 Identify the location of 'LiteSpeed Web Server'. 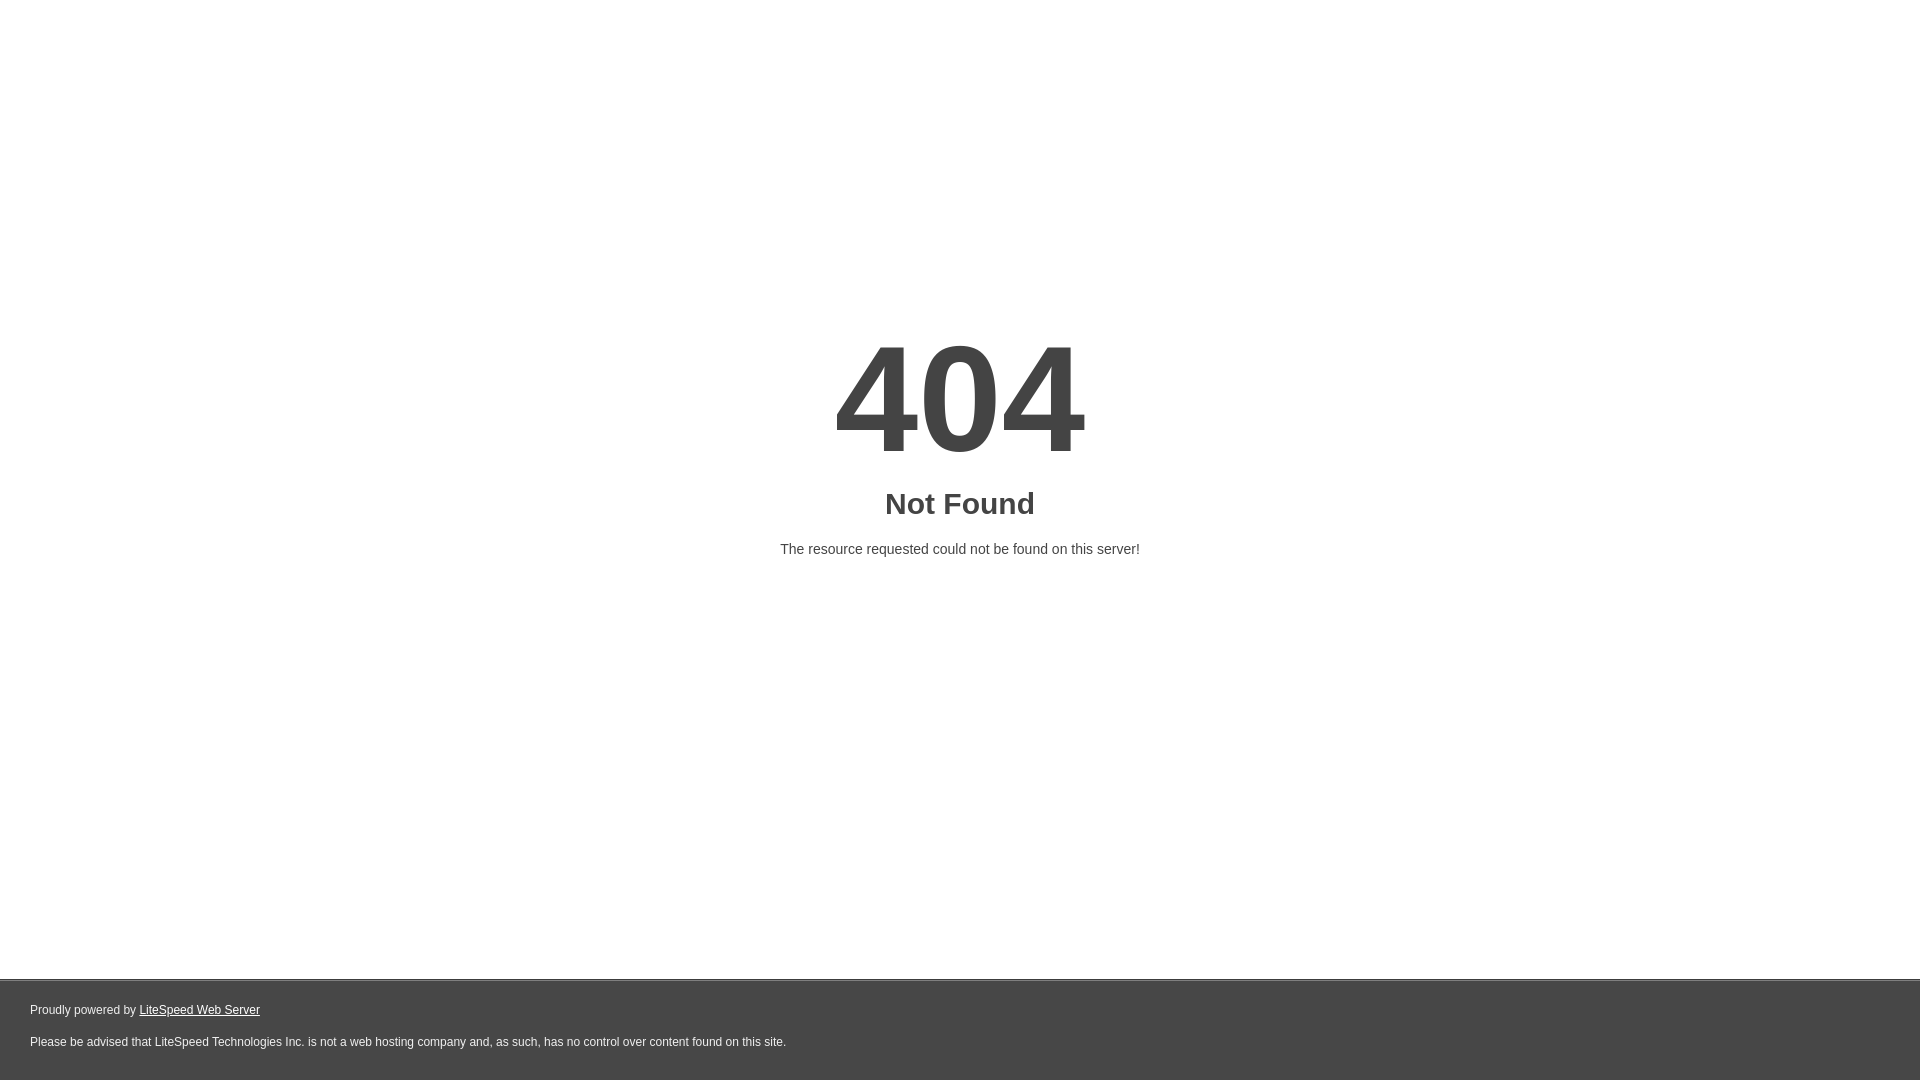
(199, 1010).